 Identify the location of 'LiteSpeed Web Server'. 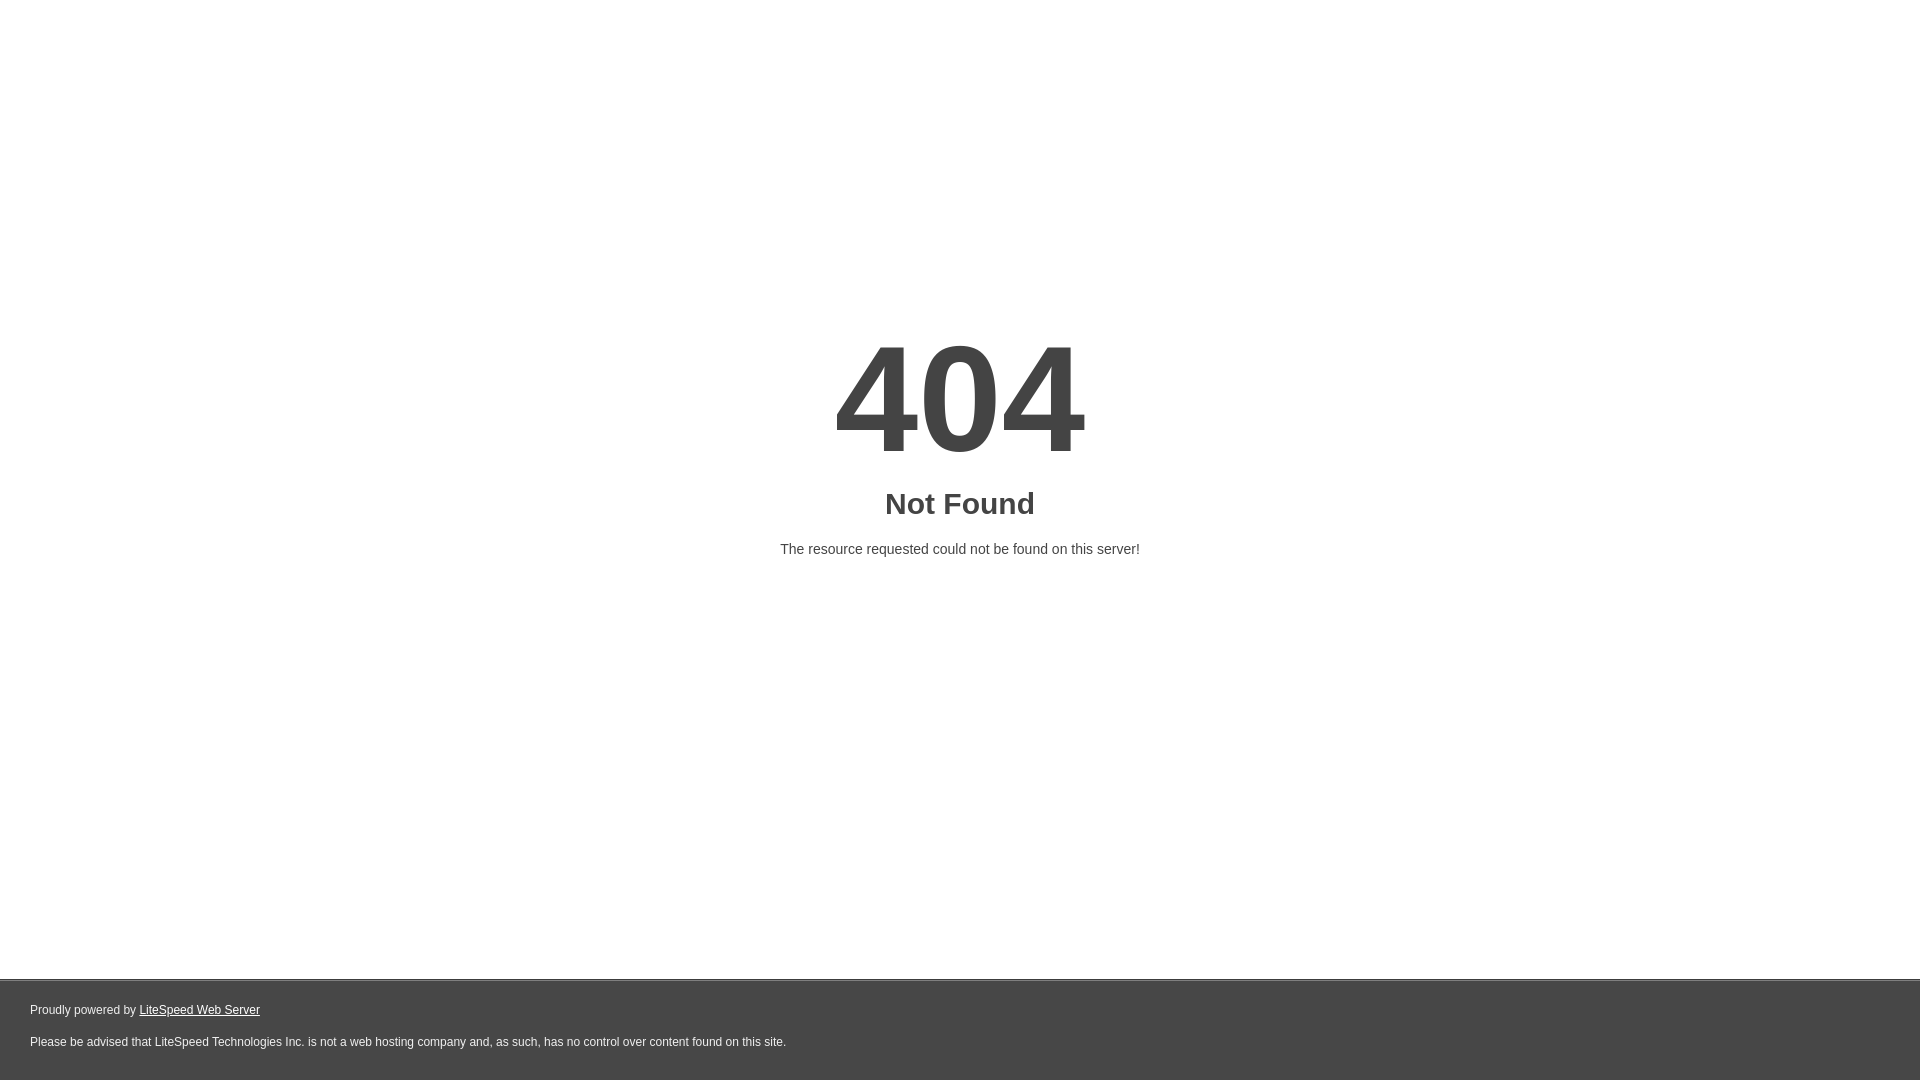
(199, 1010).